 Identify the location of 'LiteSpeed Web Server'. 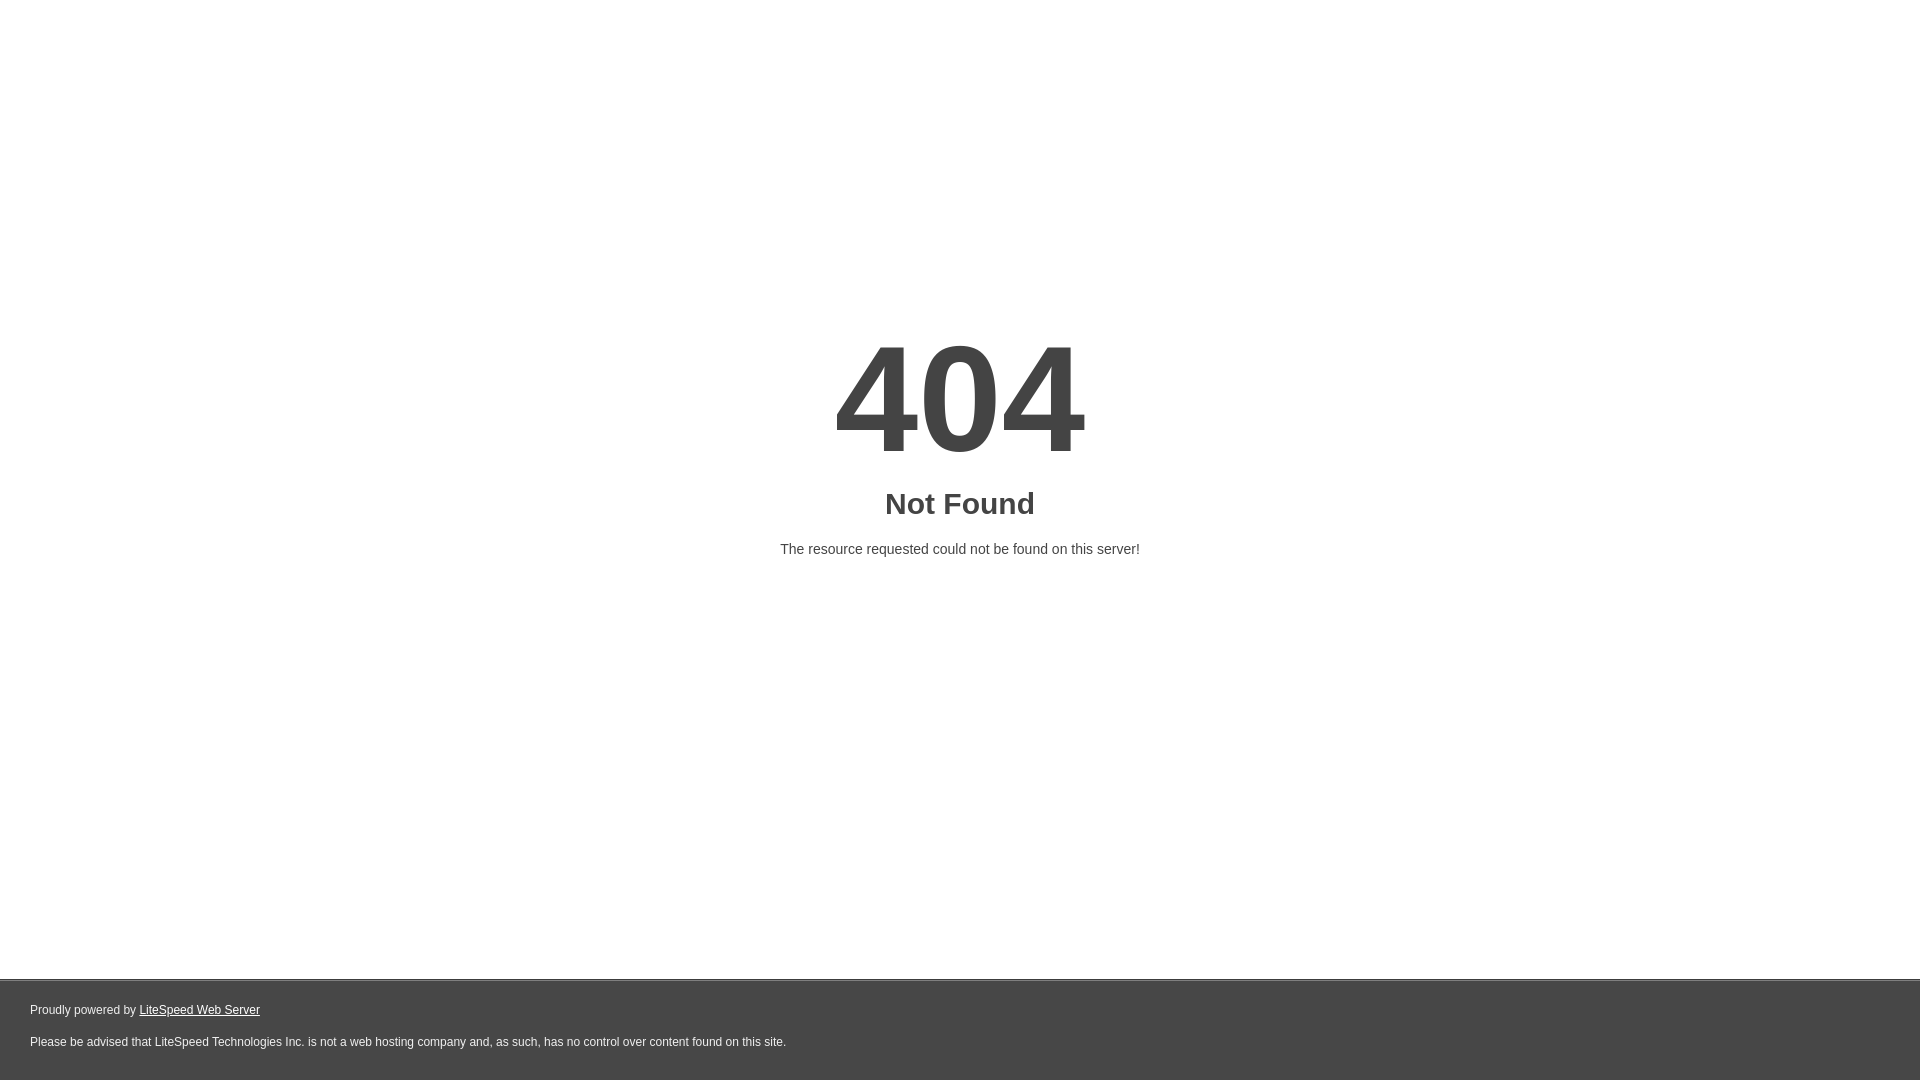
(199, 1010).